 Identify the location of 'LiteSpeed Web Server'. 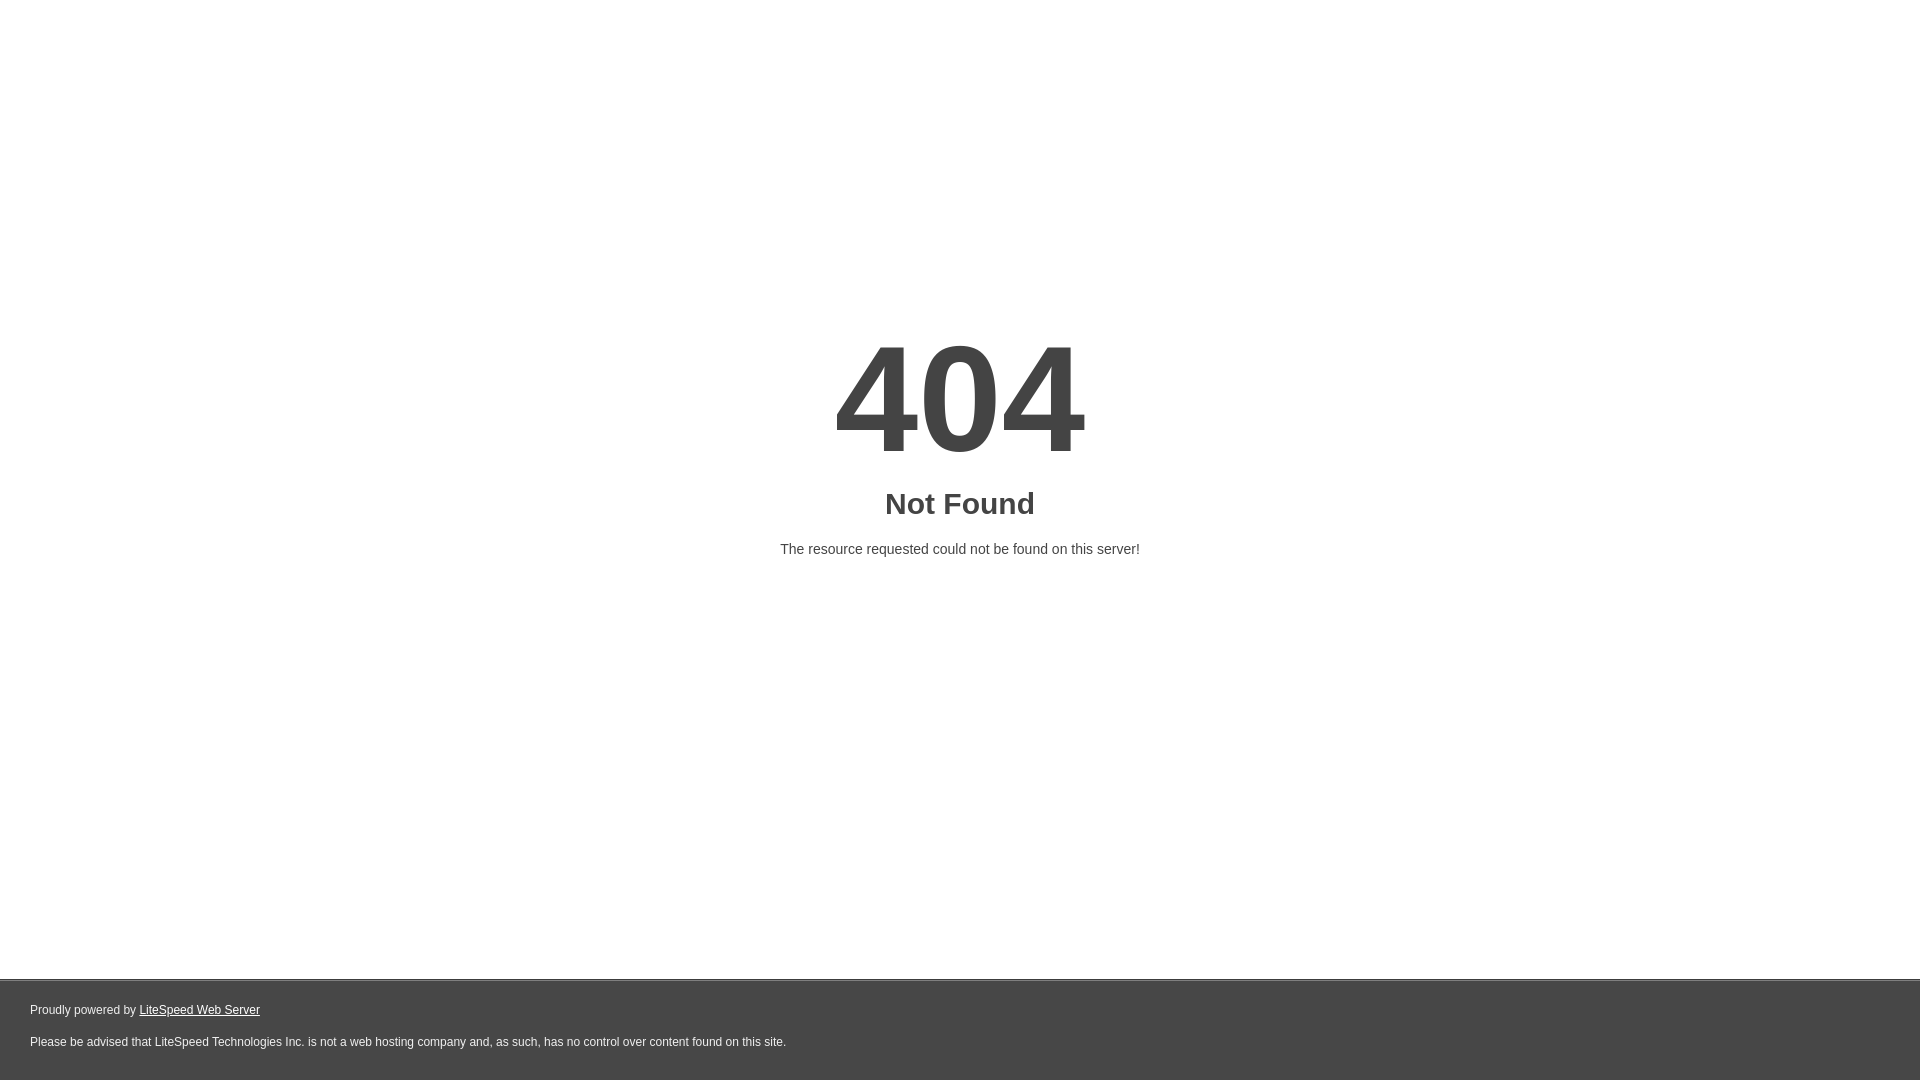
(199, 1010).